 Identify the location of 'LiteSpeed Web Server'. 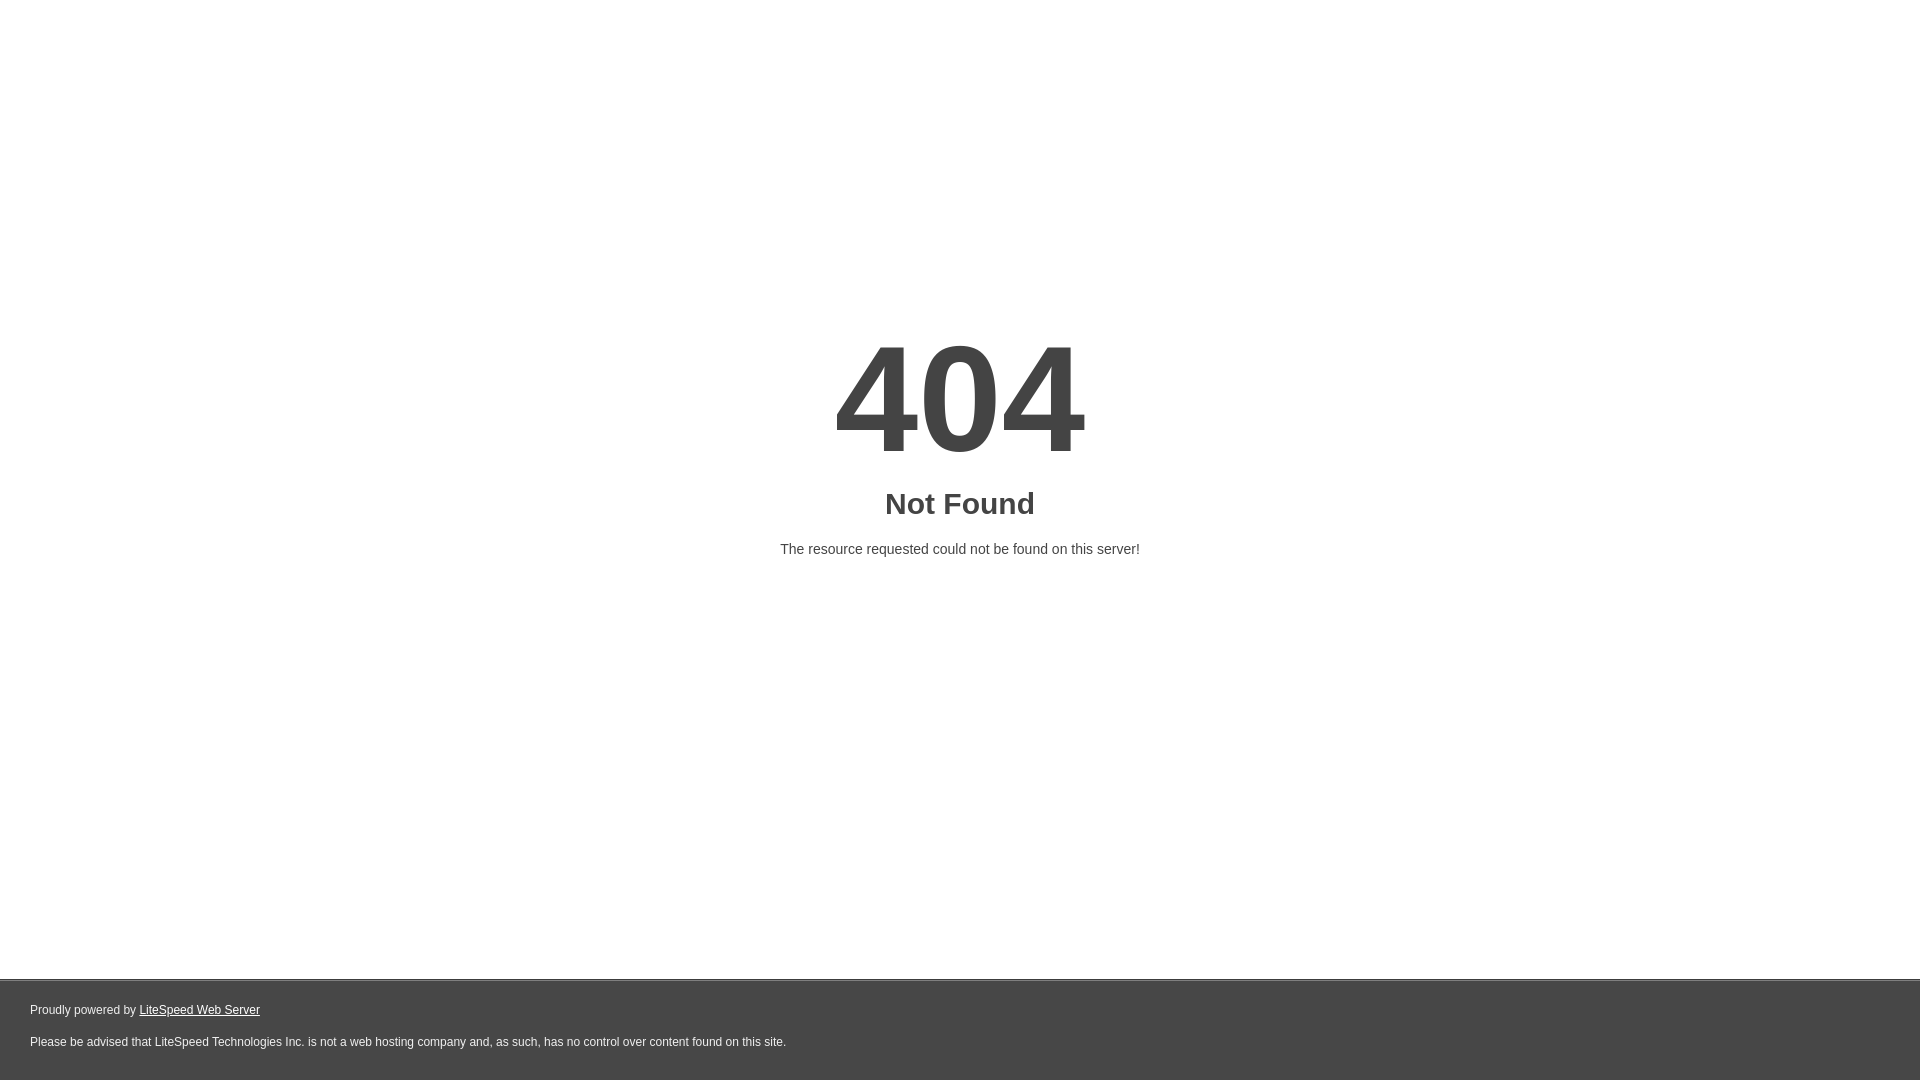
(199, 1010).